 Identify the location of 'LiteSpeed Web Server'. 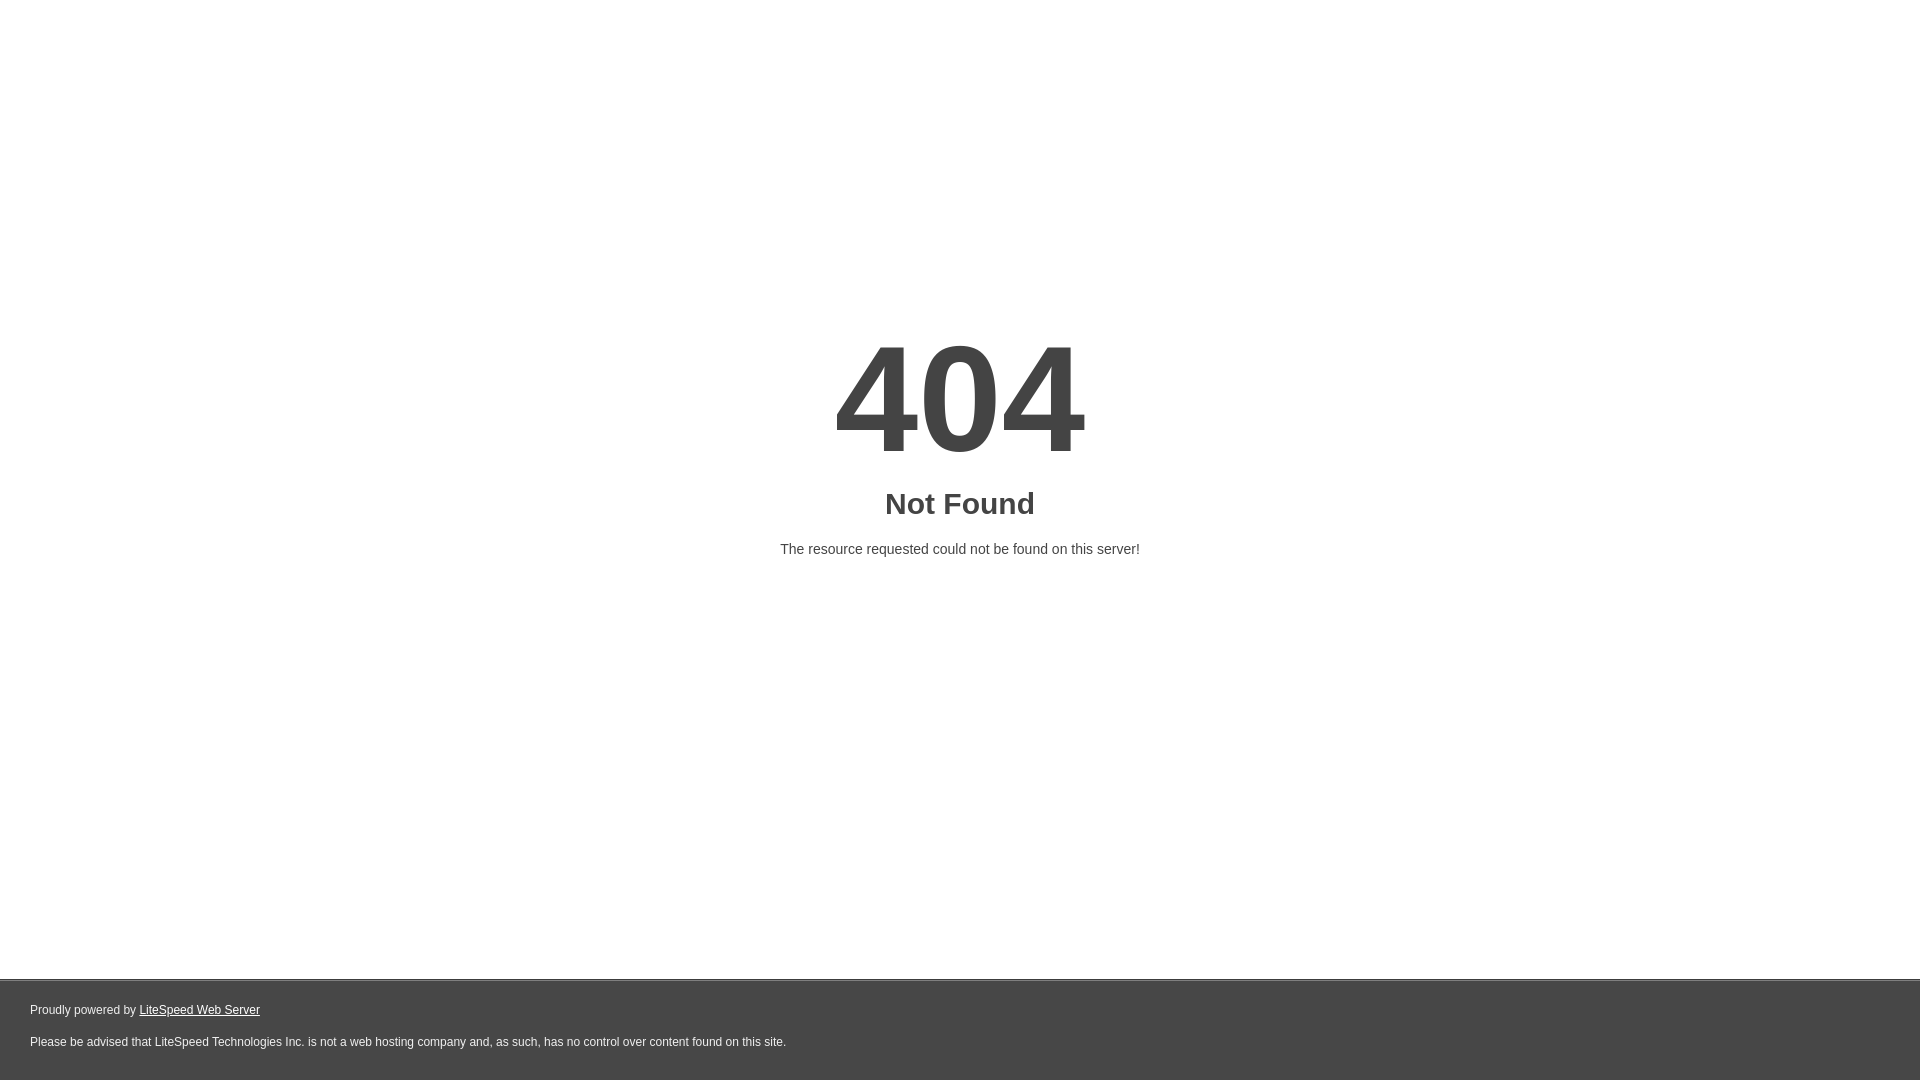
(199, 1010).